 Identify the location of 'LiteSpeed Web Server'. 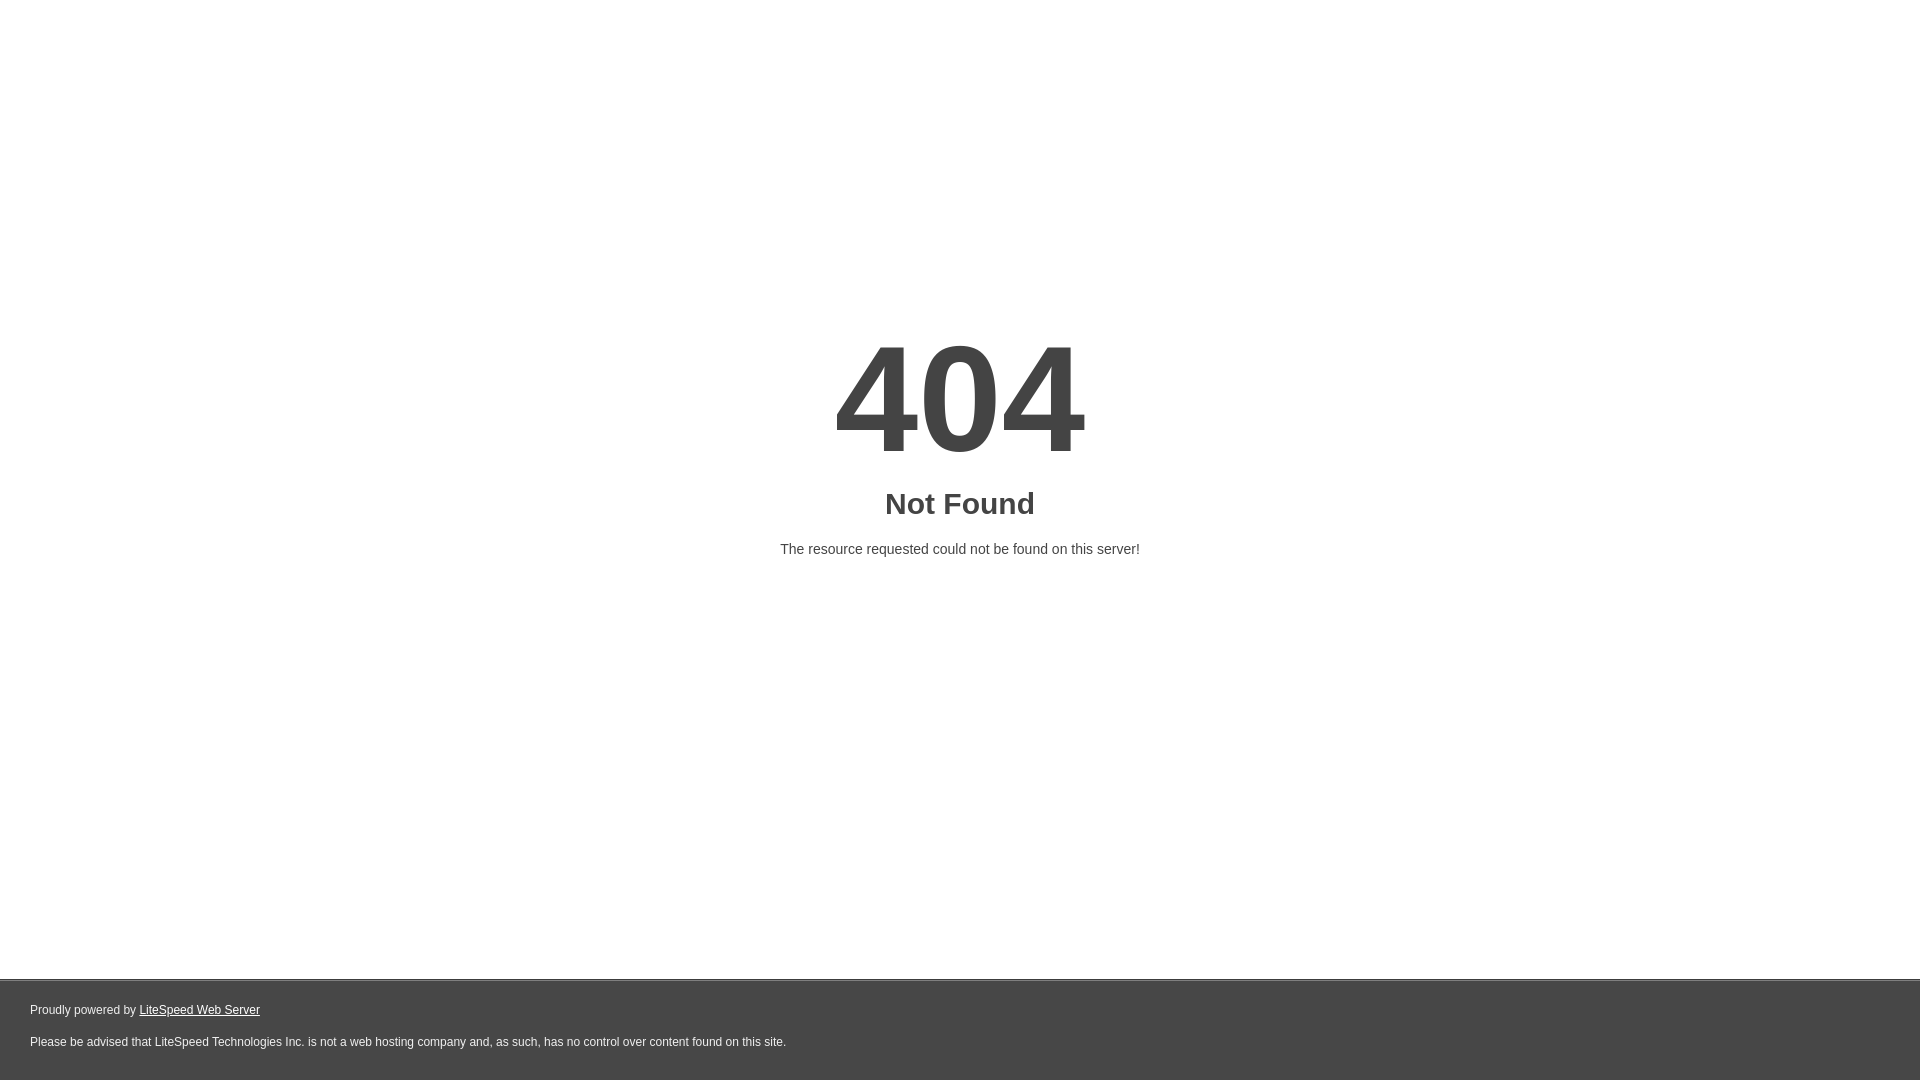
(199, 1010).